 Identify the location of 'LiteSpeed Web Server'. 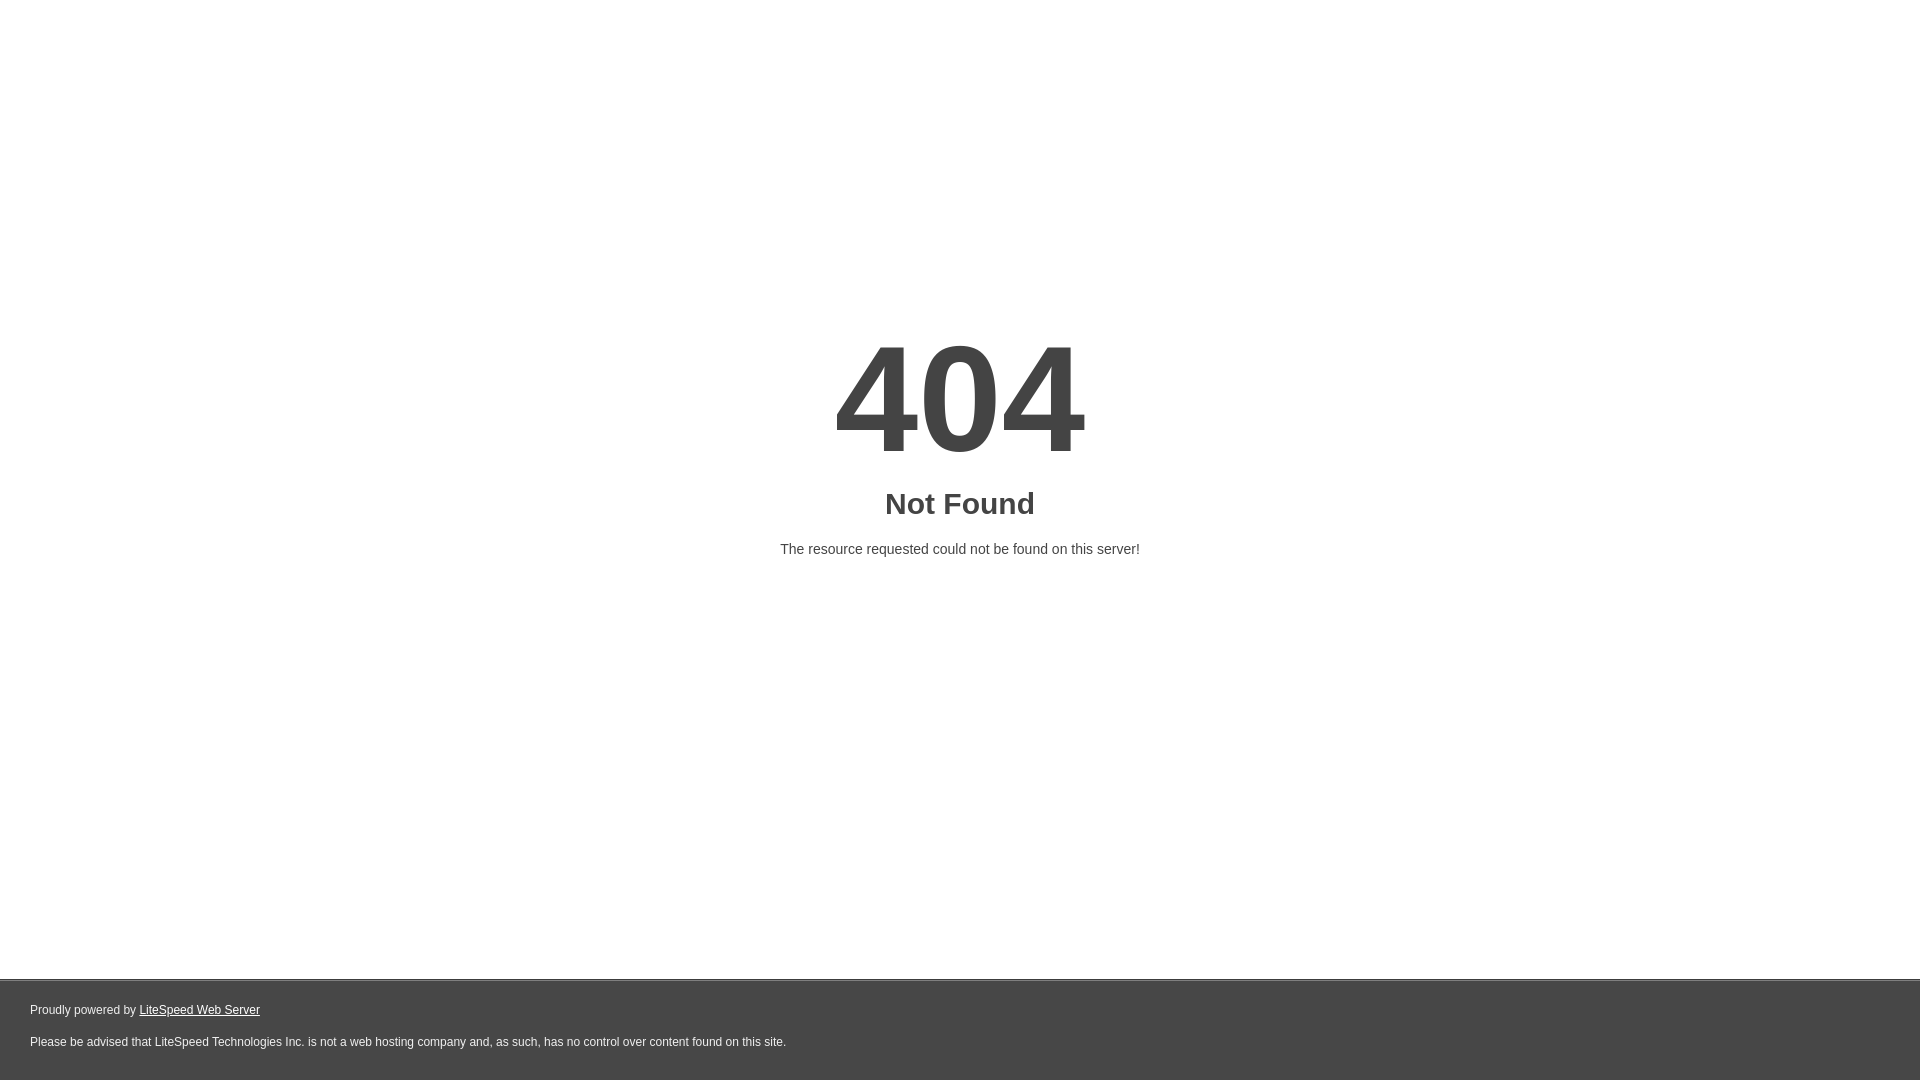
(199, 1010).